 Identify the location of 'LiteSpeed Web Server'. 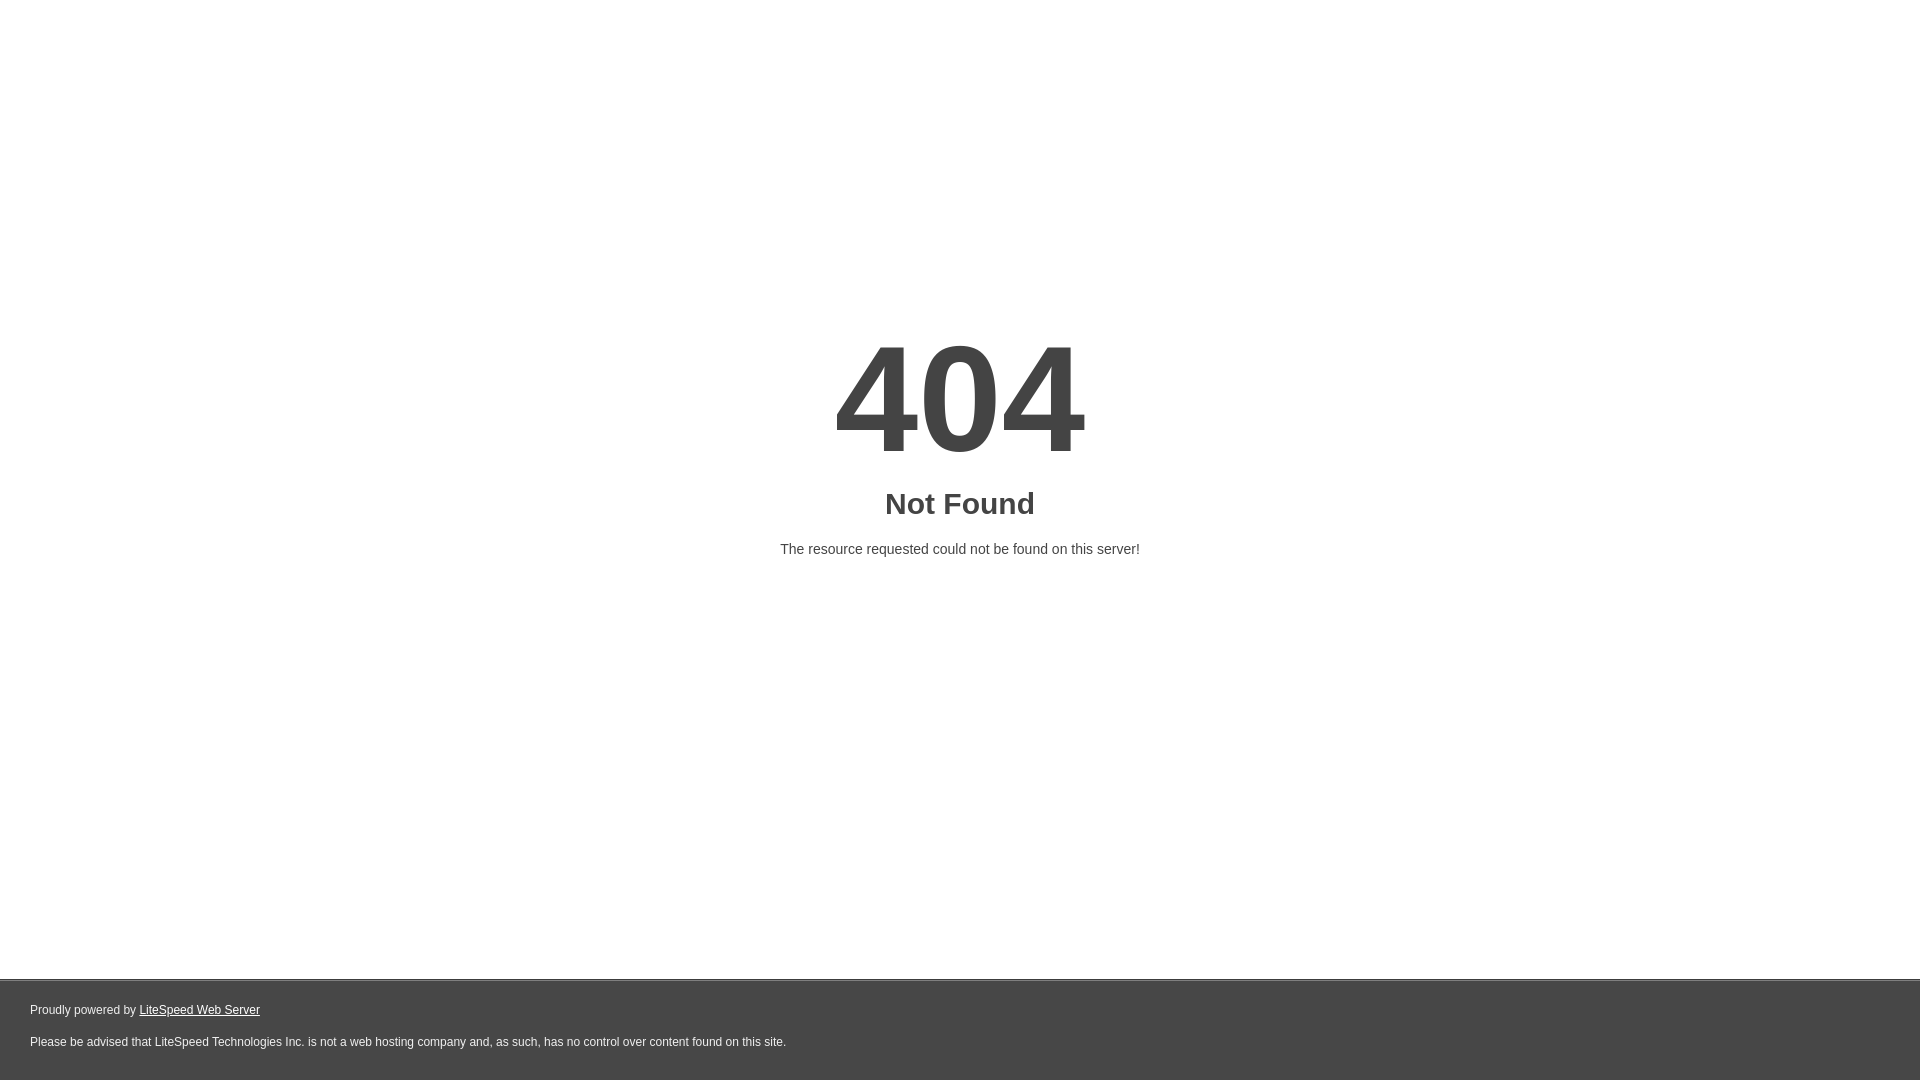
(199, 1010).